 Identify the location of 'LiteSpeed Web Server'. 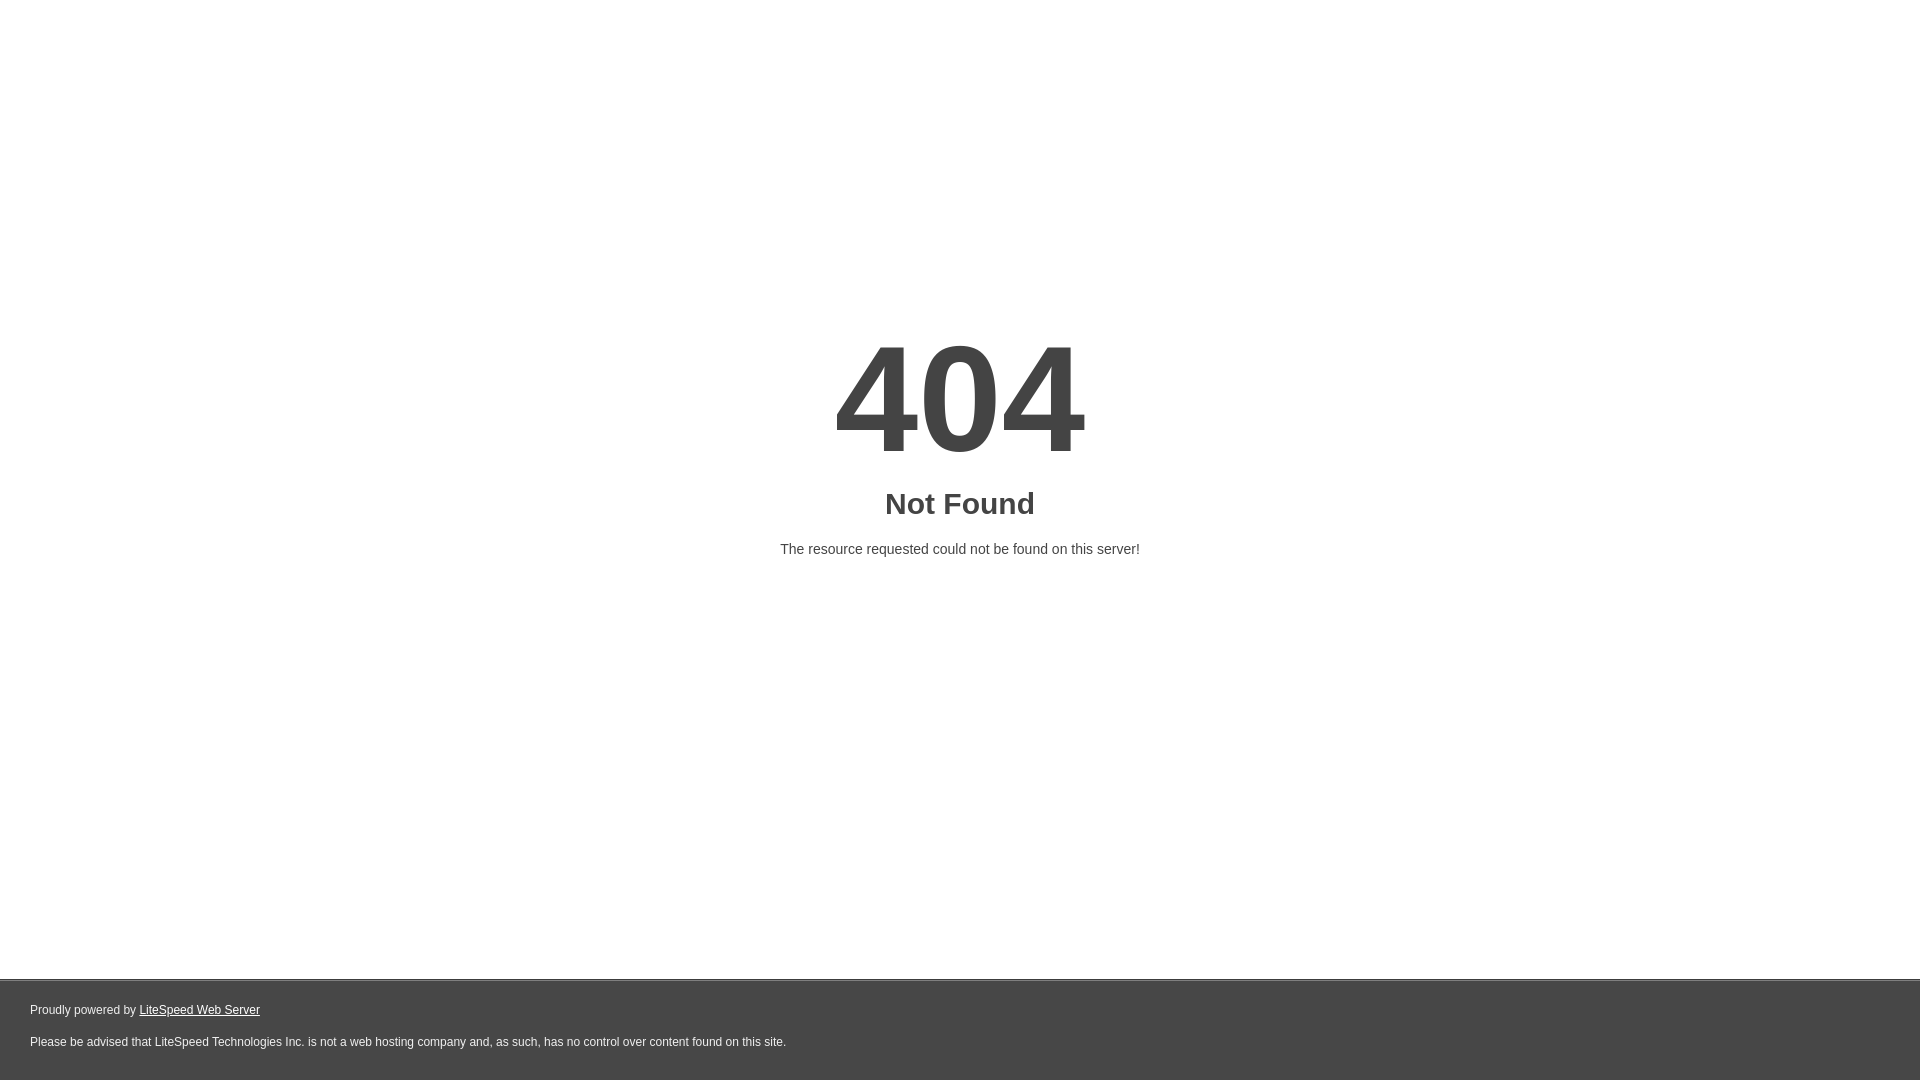
(199, 1010).